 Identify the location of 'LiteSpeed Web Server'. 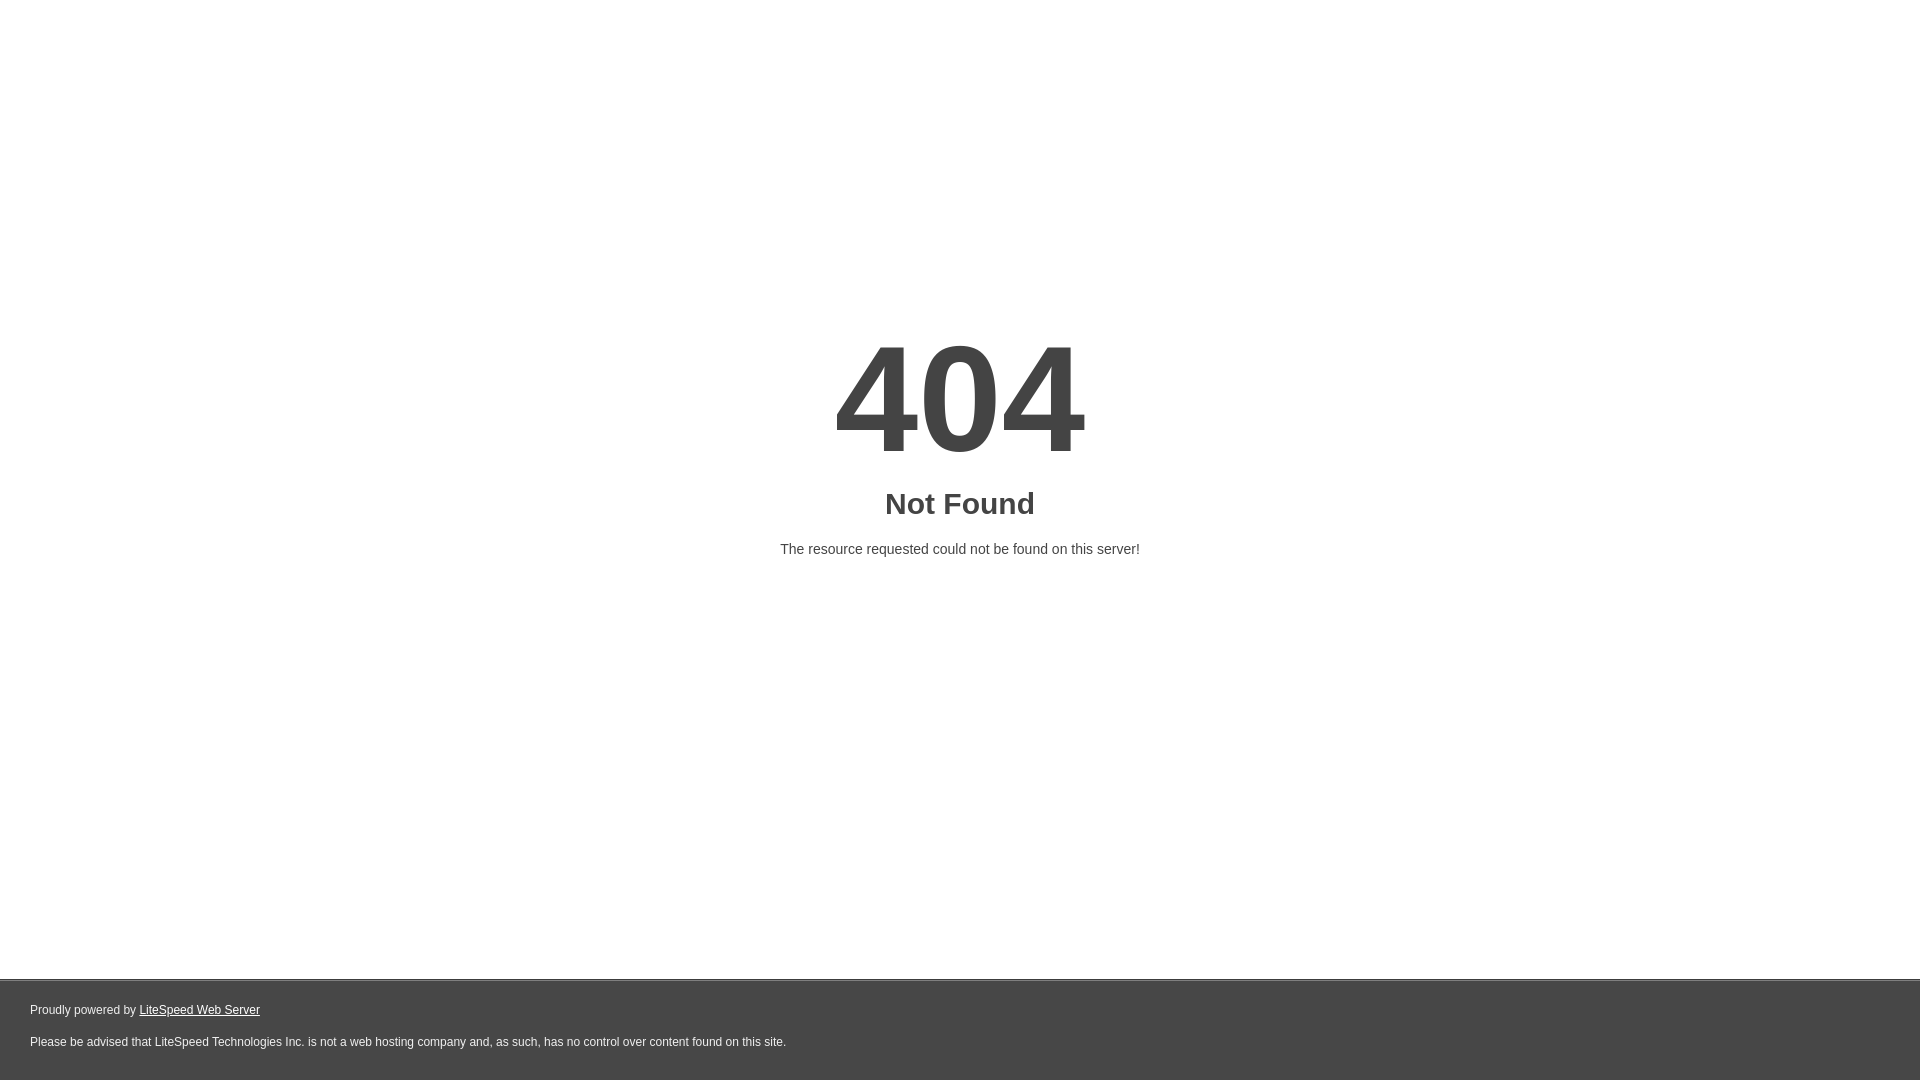
(199, 1010).